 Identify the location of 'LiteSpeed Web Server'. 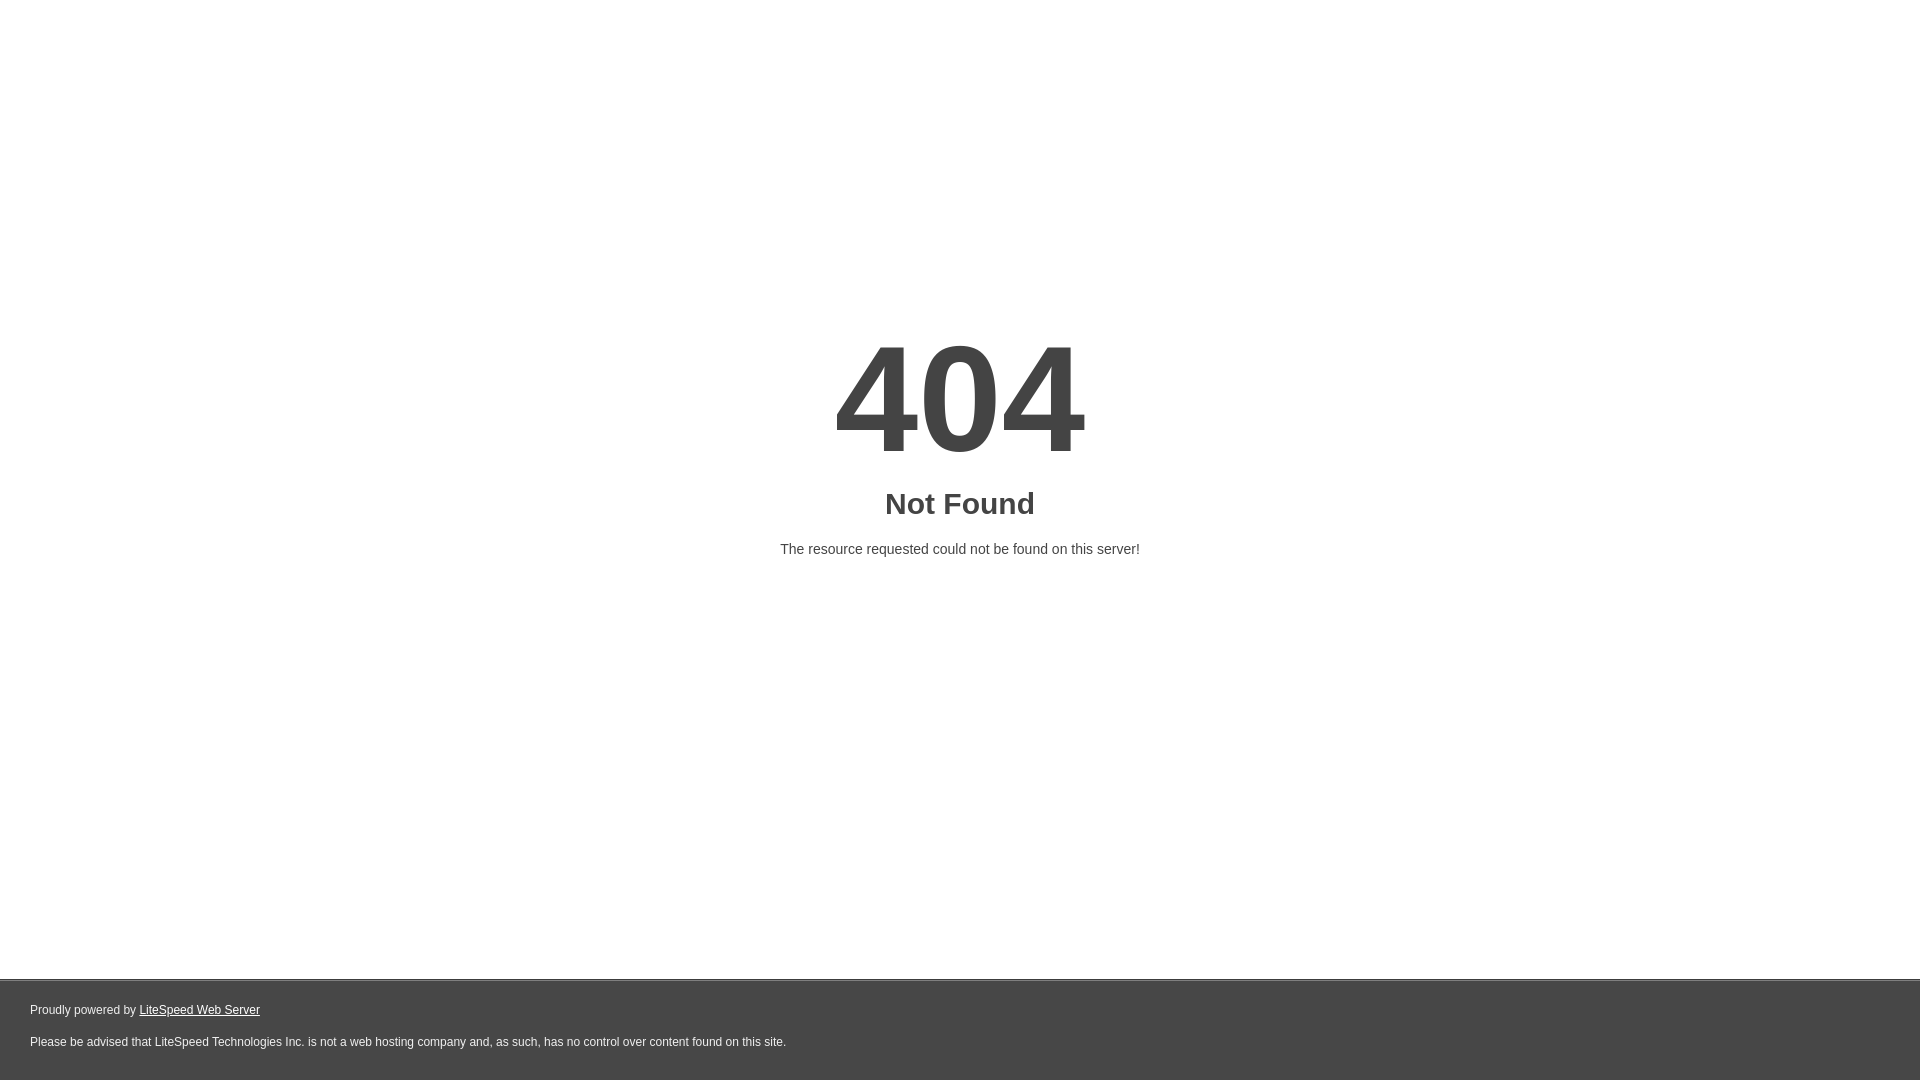
(199, 1010).